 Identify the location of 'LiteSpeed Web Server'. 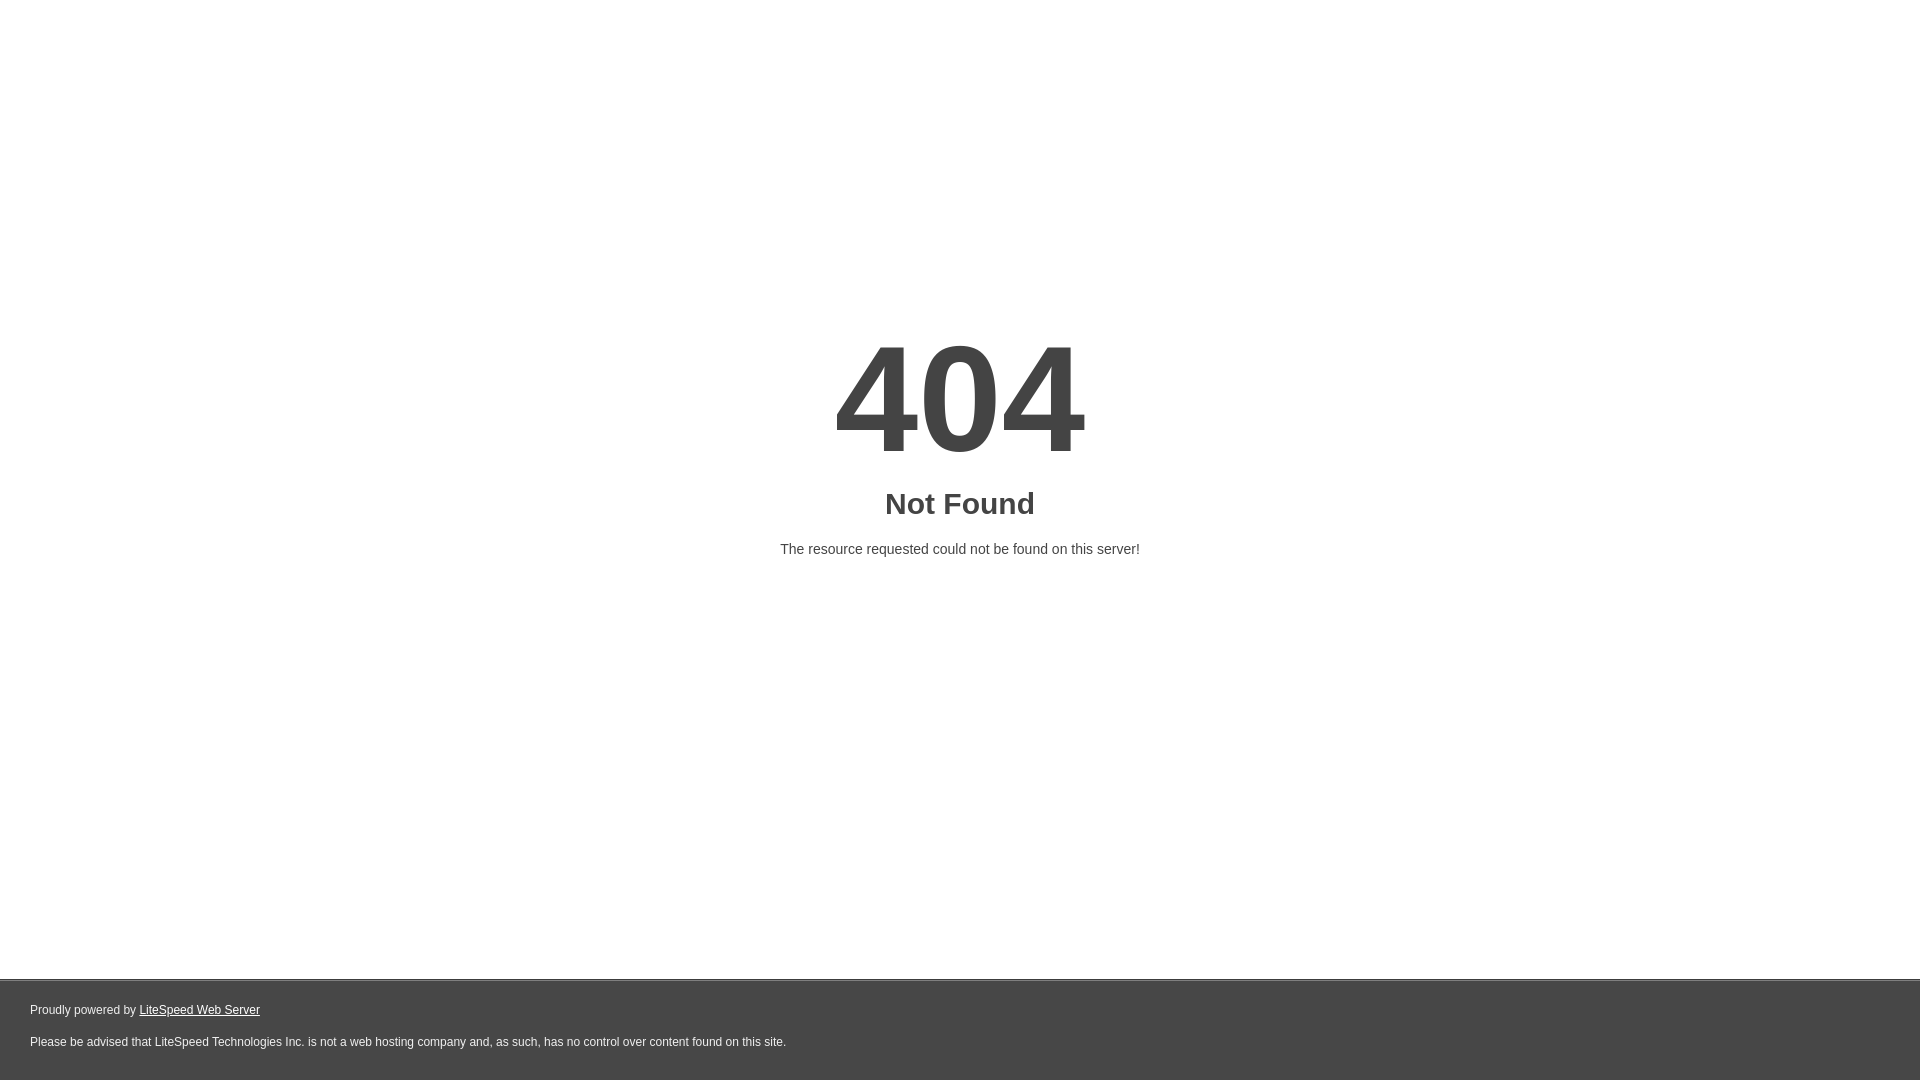
(199, 1010).